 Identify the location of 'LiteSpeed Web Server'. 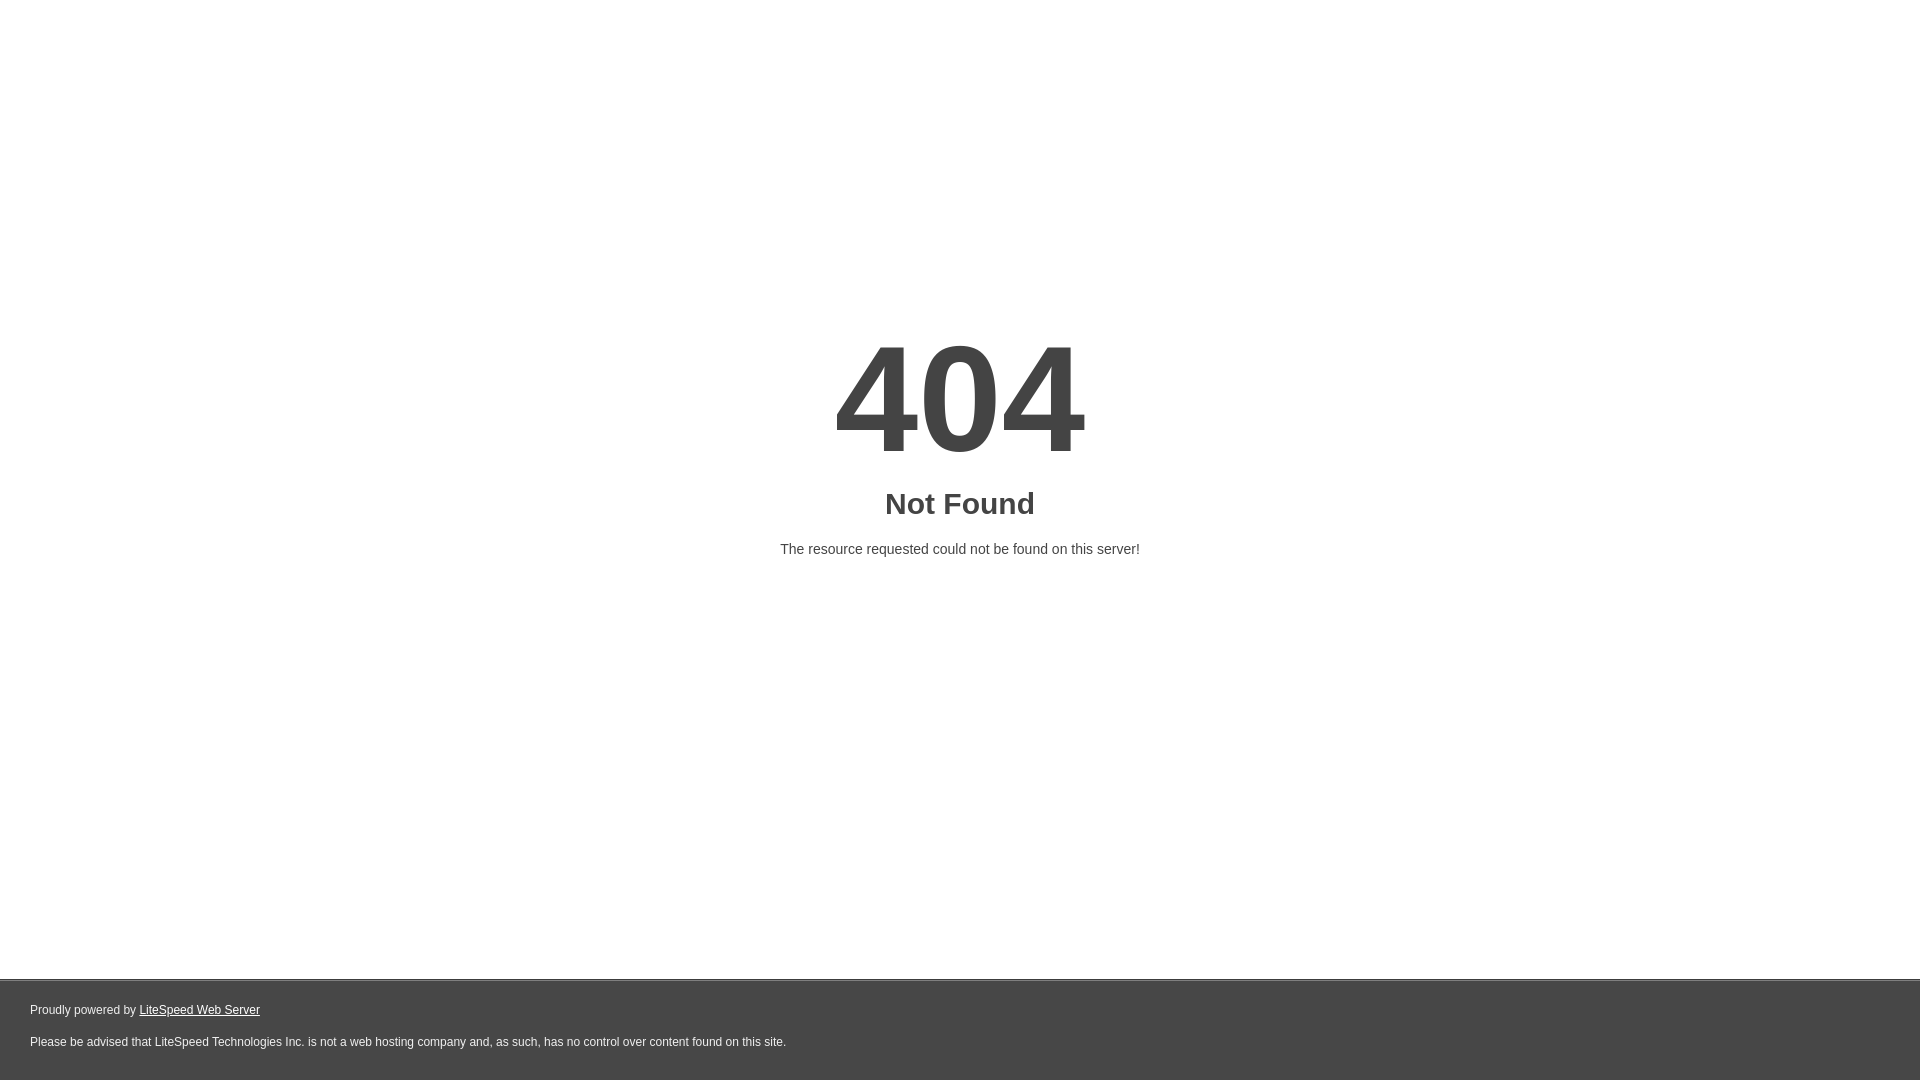
(199, 1010).